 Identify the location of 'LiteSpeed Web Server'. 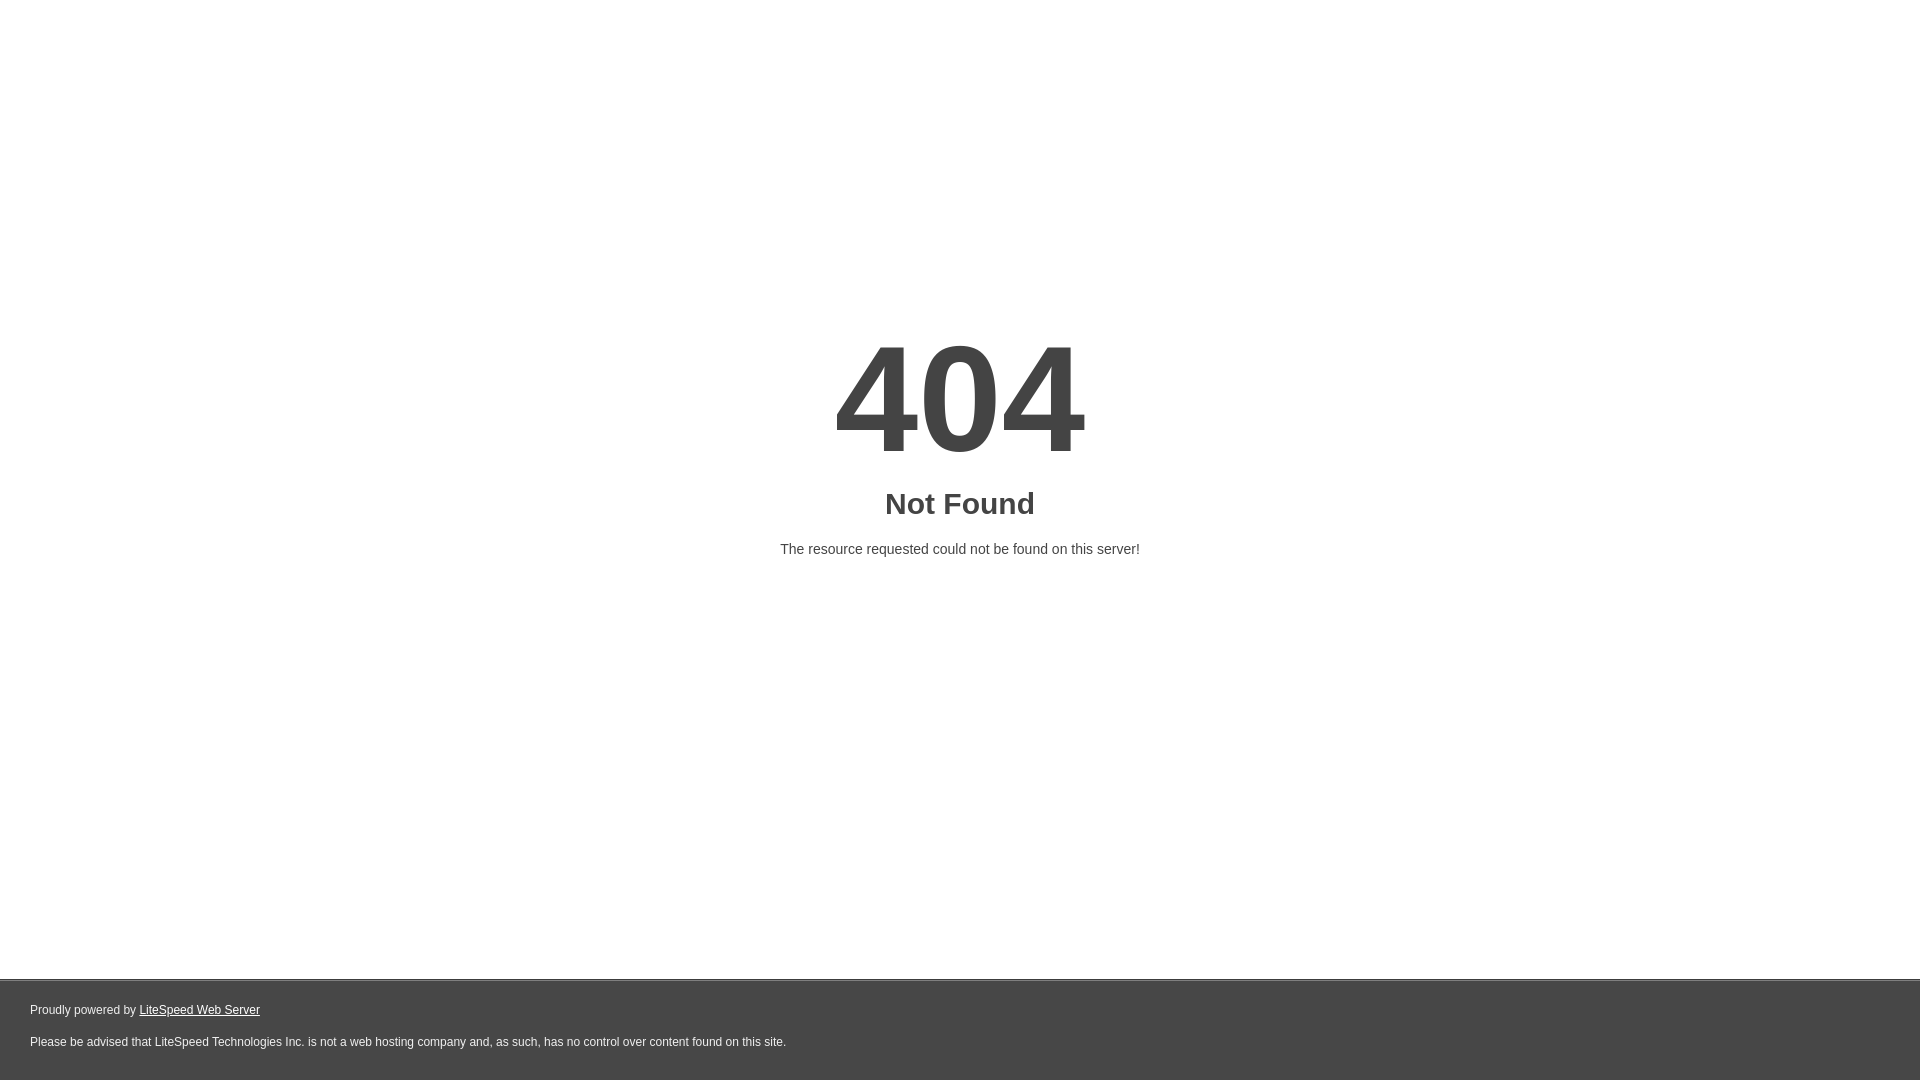
(199, 1010).